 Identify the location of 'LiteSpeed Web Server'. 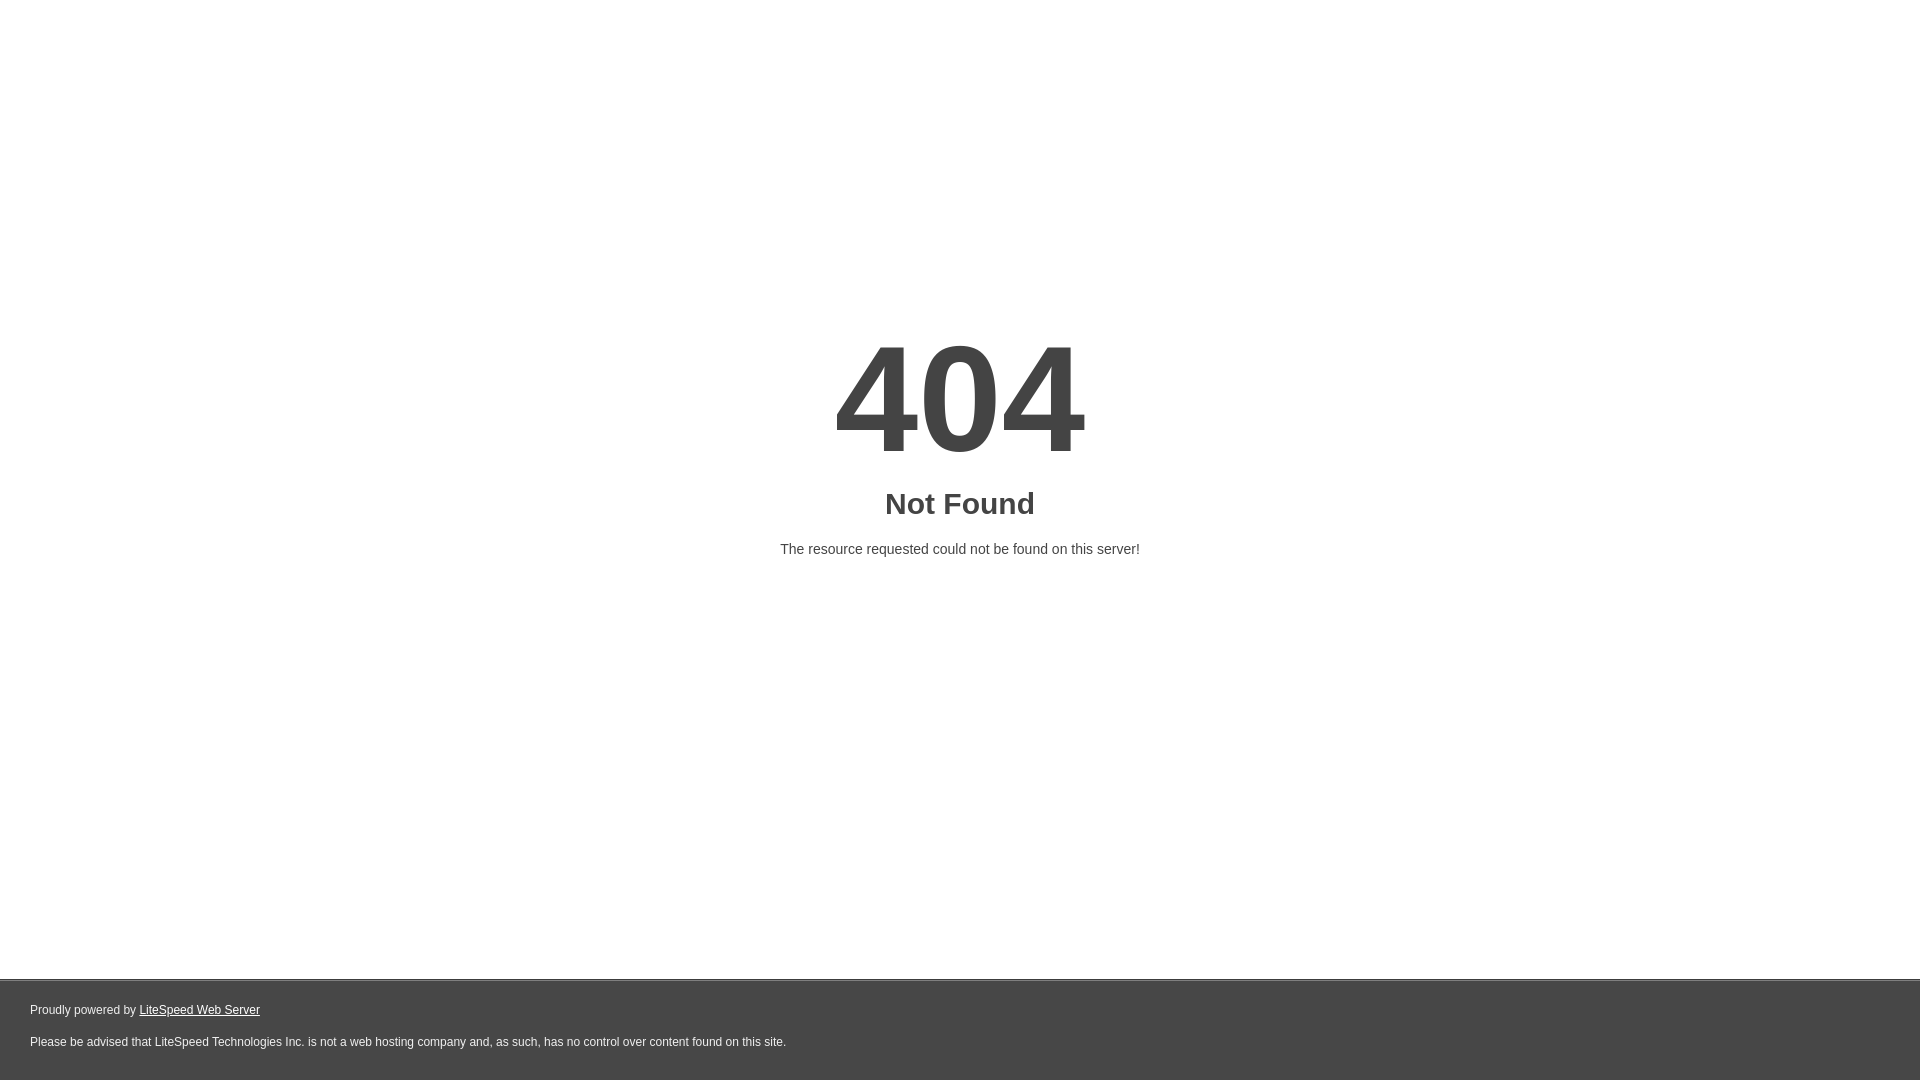
(199, 1010).